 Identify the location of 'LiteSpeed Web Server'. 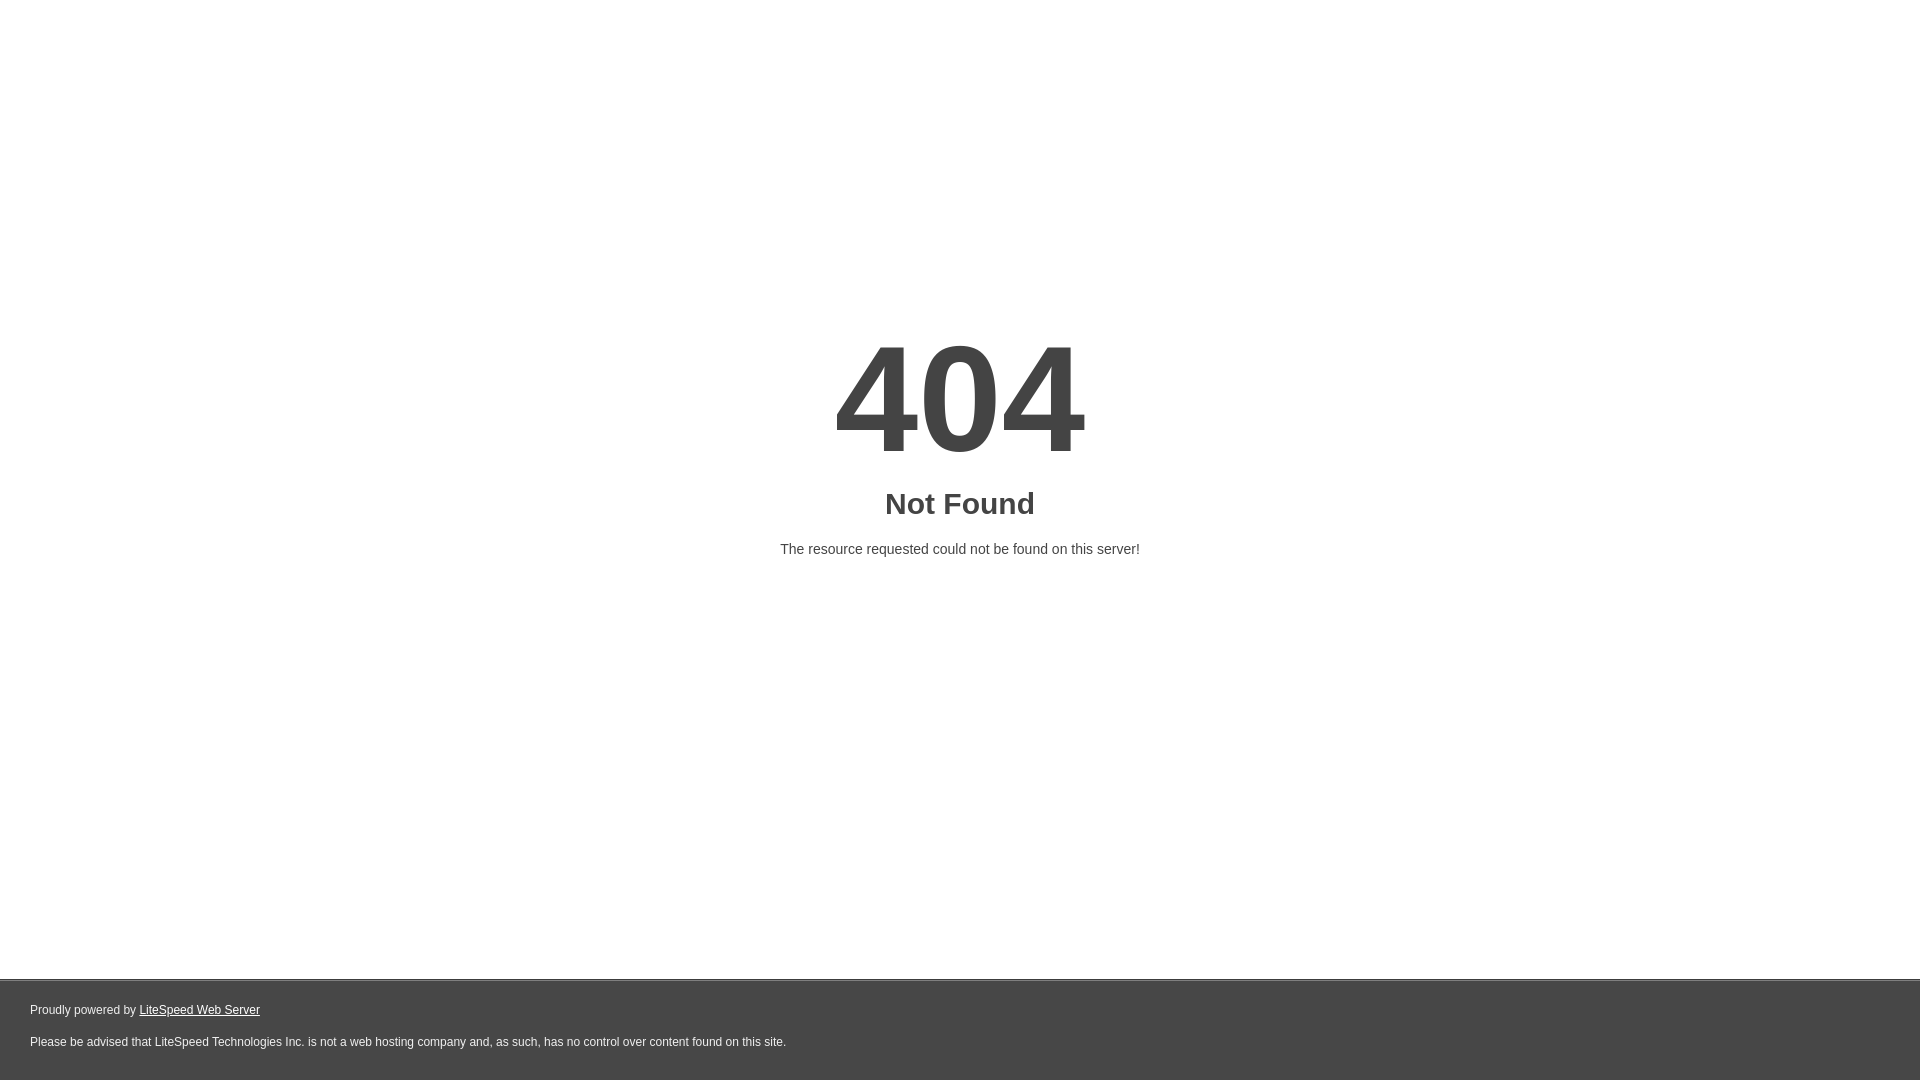
(199, 1010).